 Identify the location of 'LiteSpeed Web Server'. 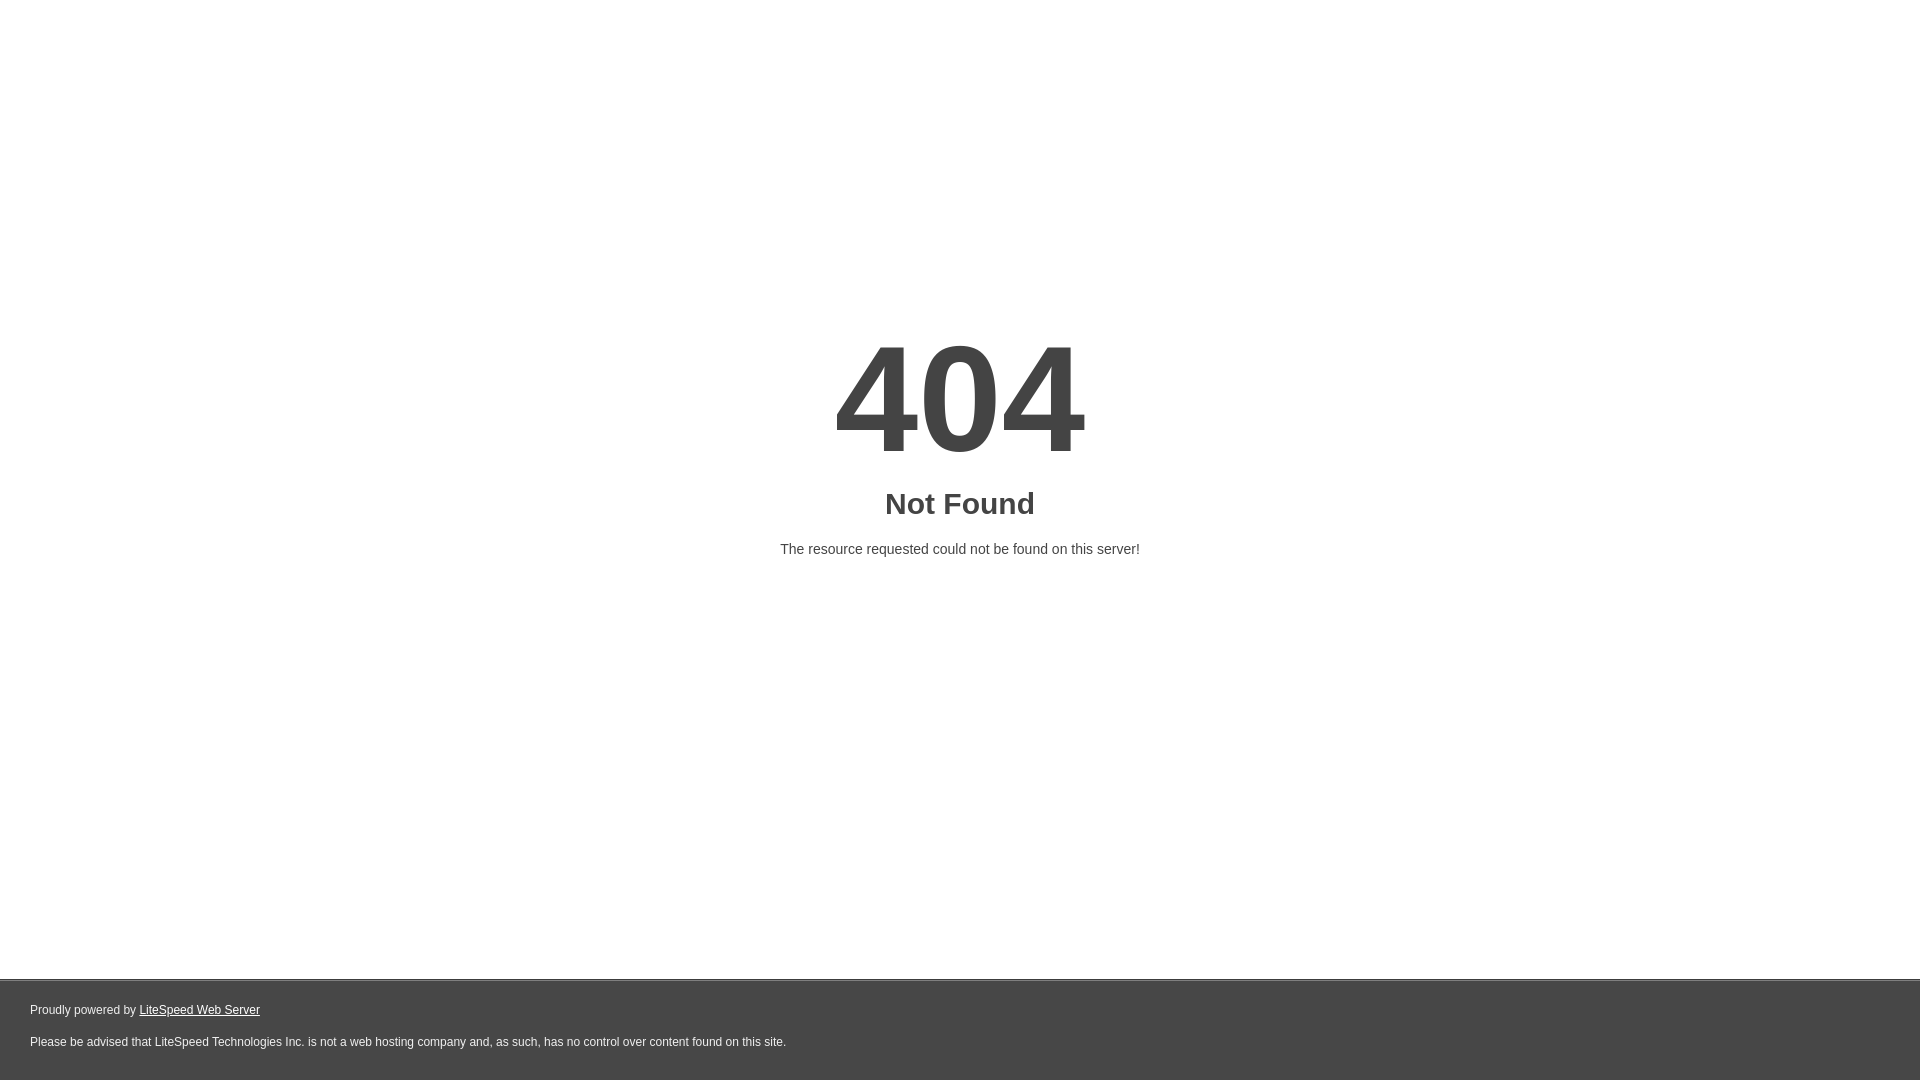
(199, 1010).